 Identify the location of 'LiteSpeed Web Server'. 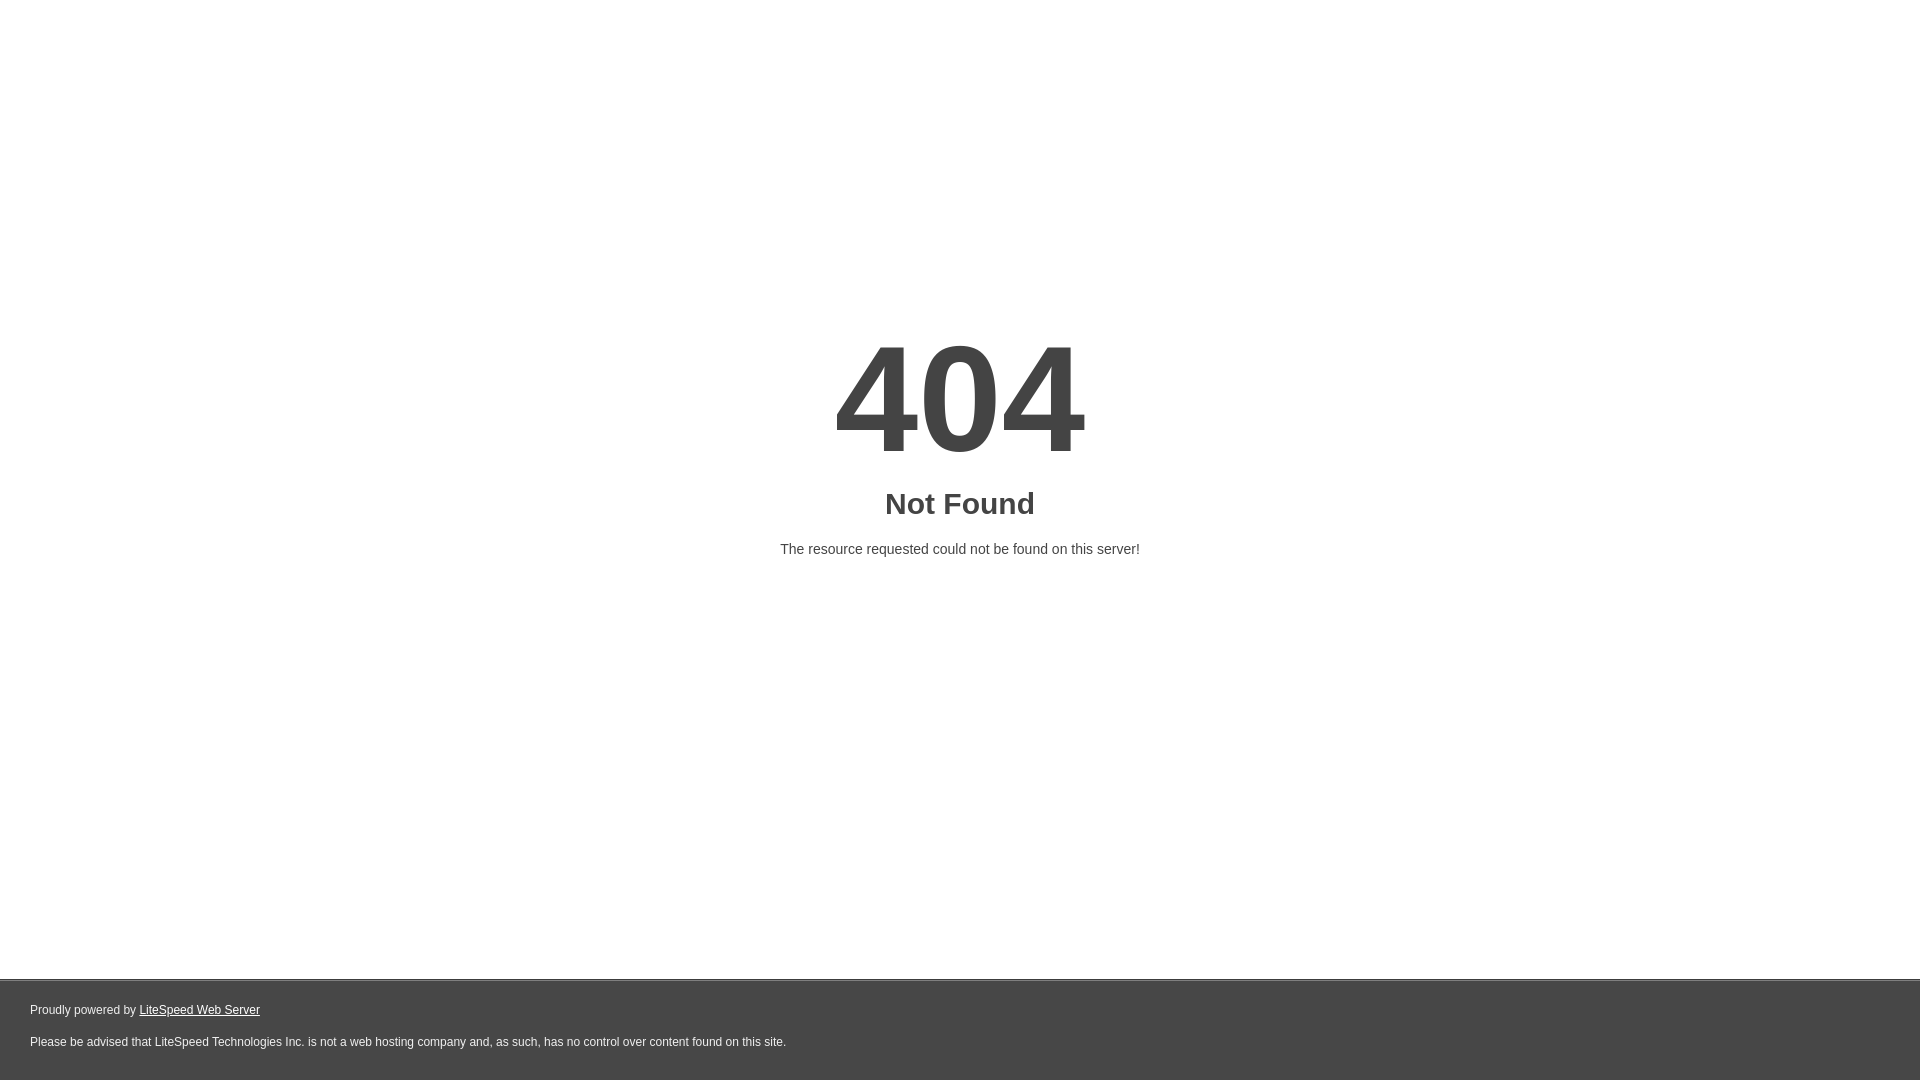
(199, 1010).